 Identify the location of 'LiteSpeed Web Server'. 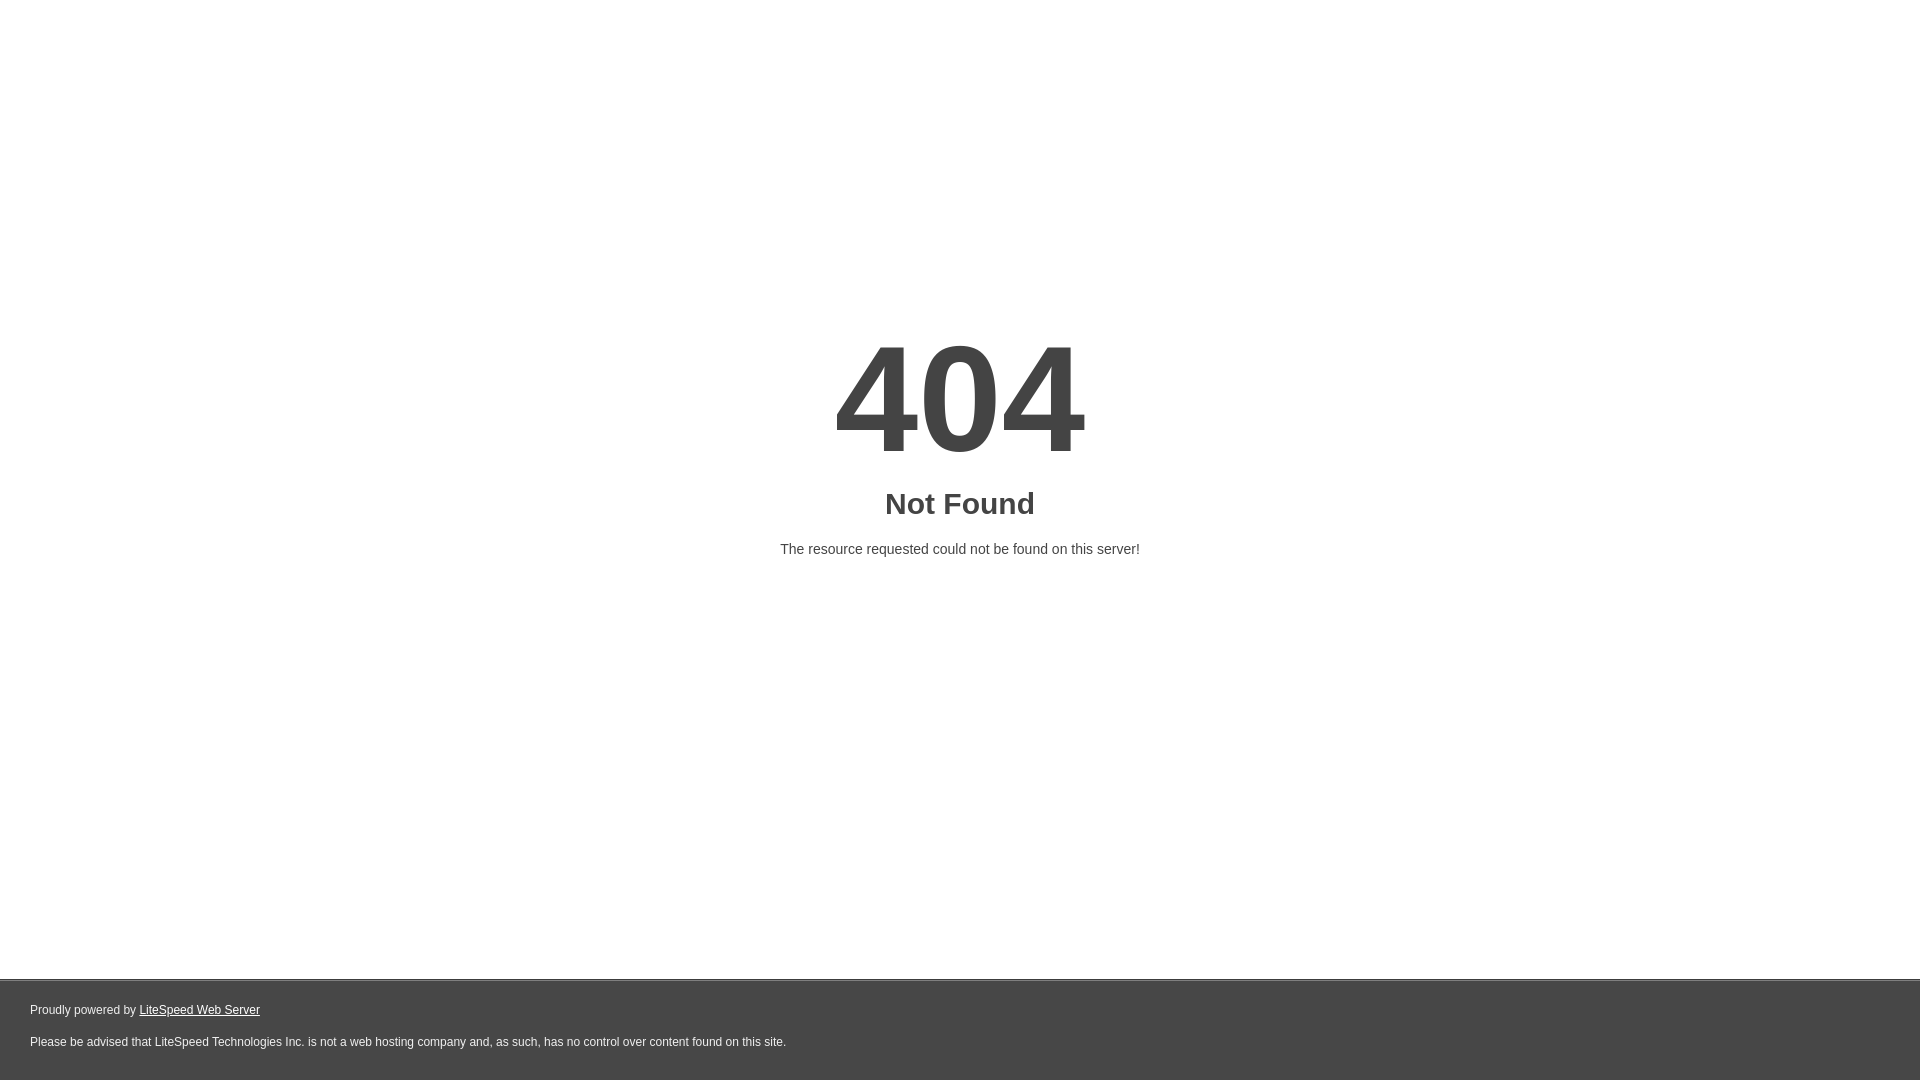
(199, 1010).